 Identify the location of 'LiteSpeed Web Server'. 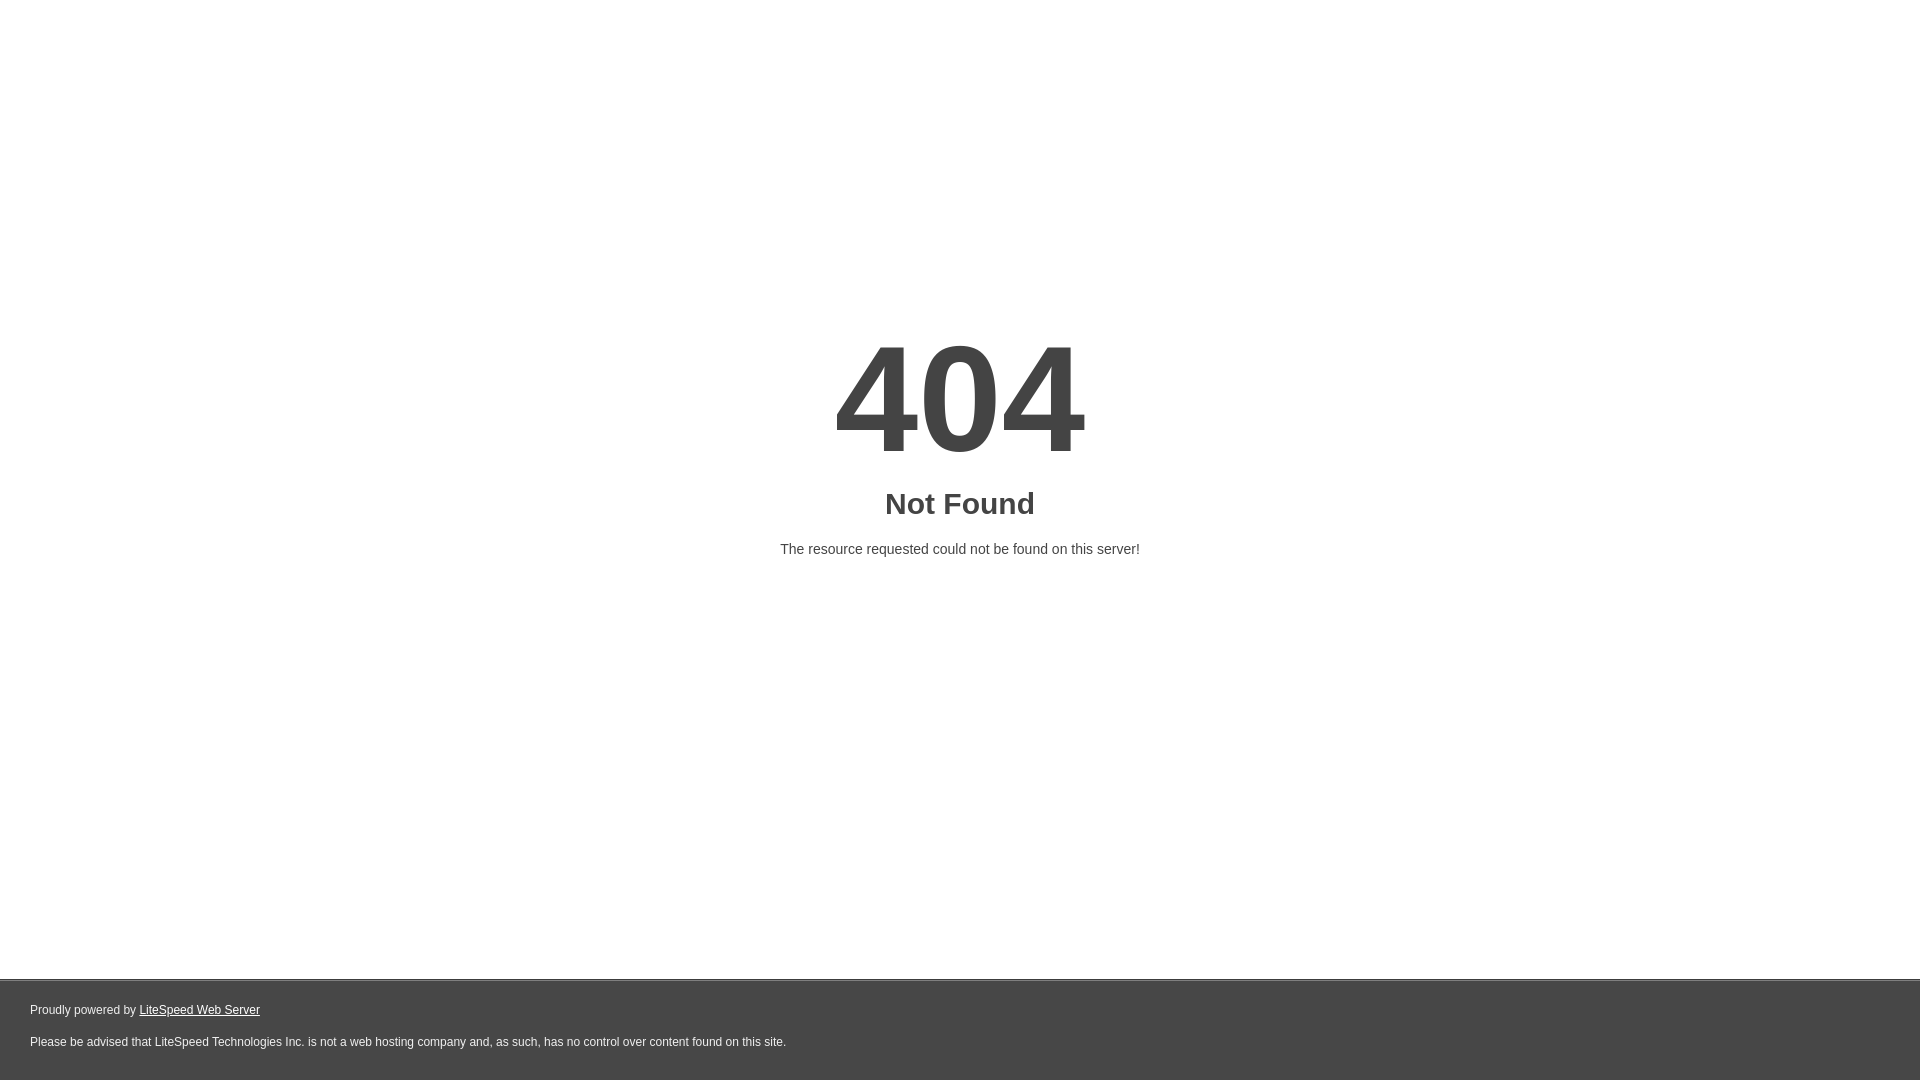
(199, 1010).